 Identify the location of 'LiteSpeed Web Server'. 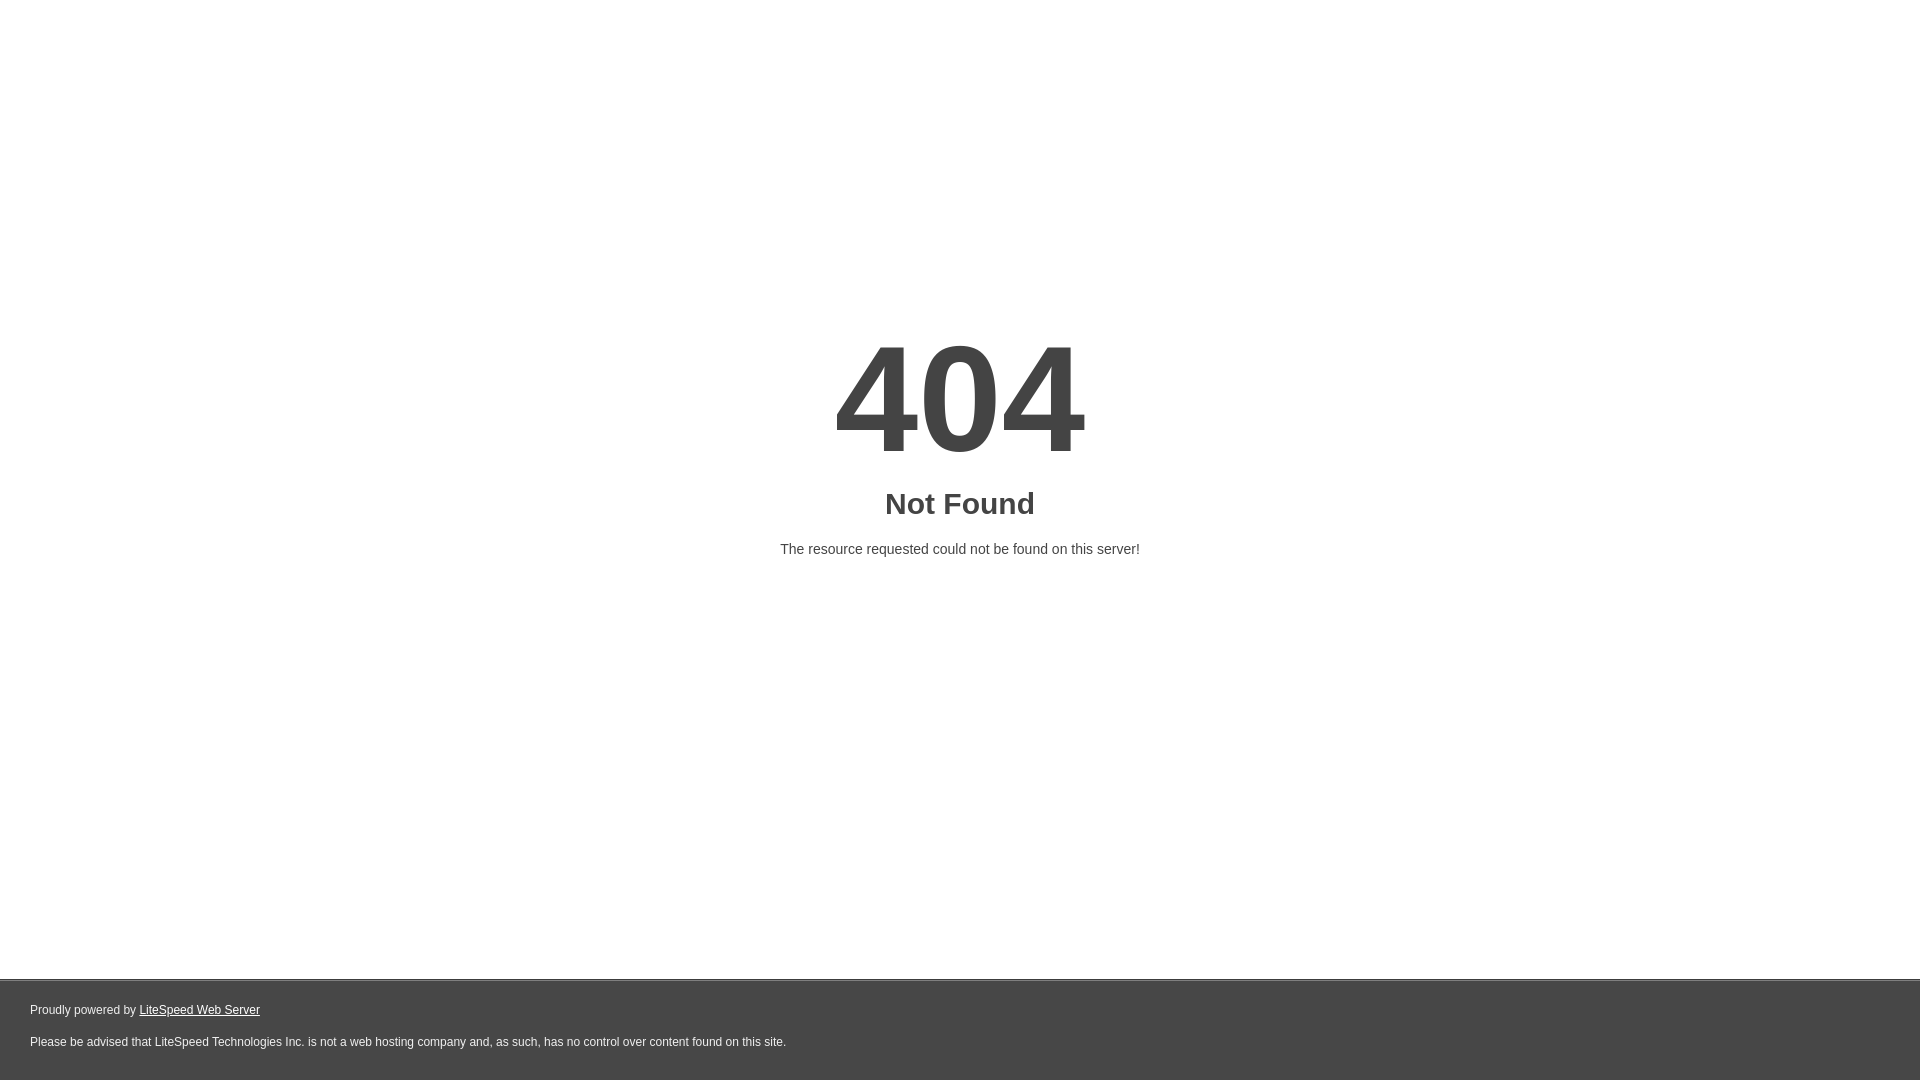
(199, 1010).